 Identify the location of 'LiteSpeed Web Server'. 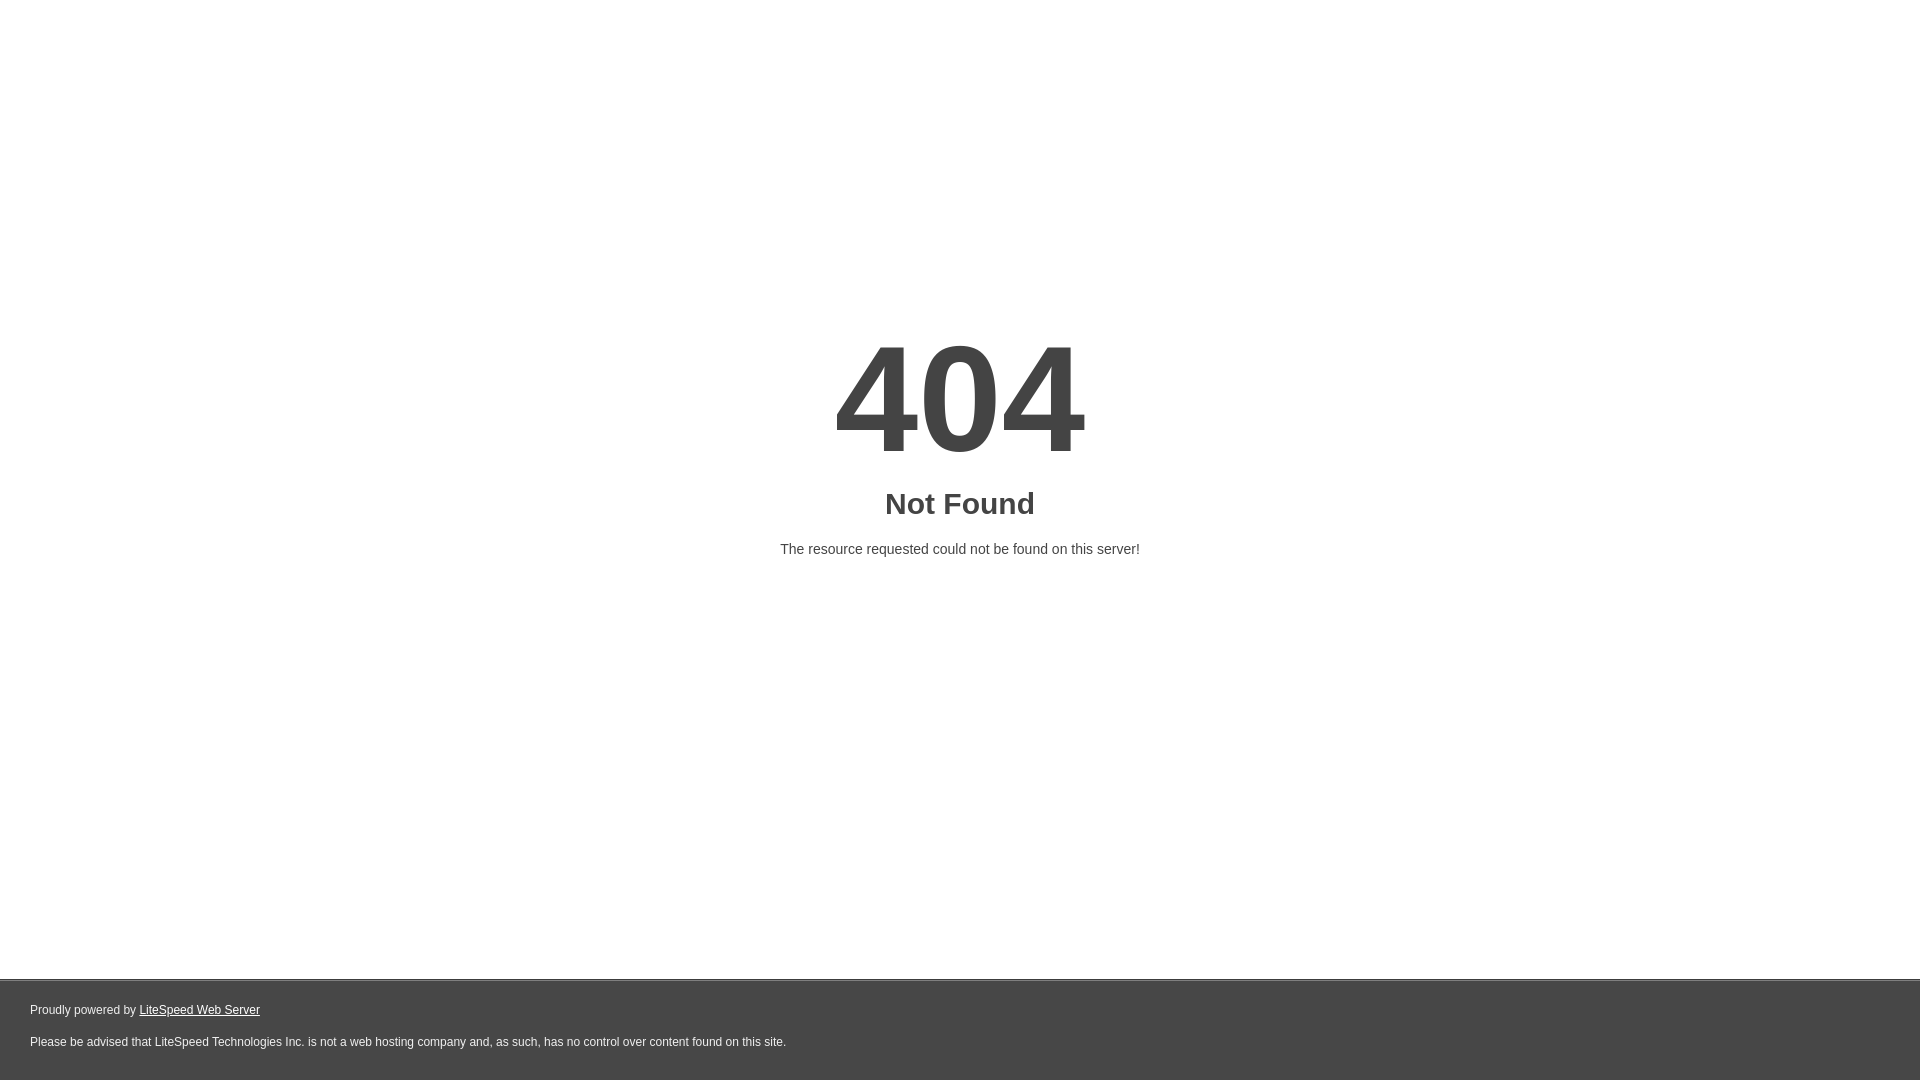
(199, 1010).